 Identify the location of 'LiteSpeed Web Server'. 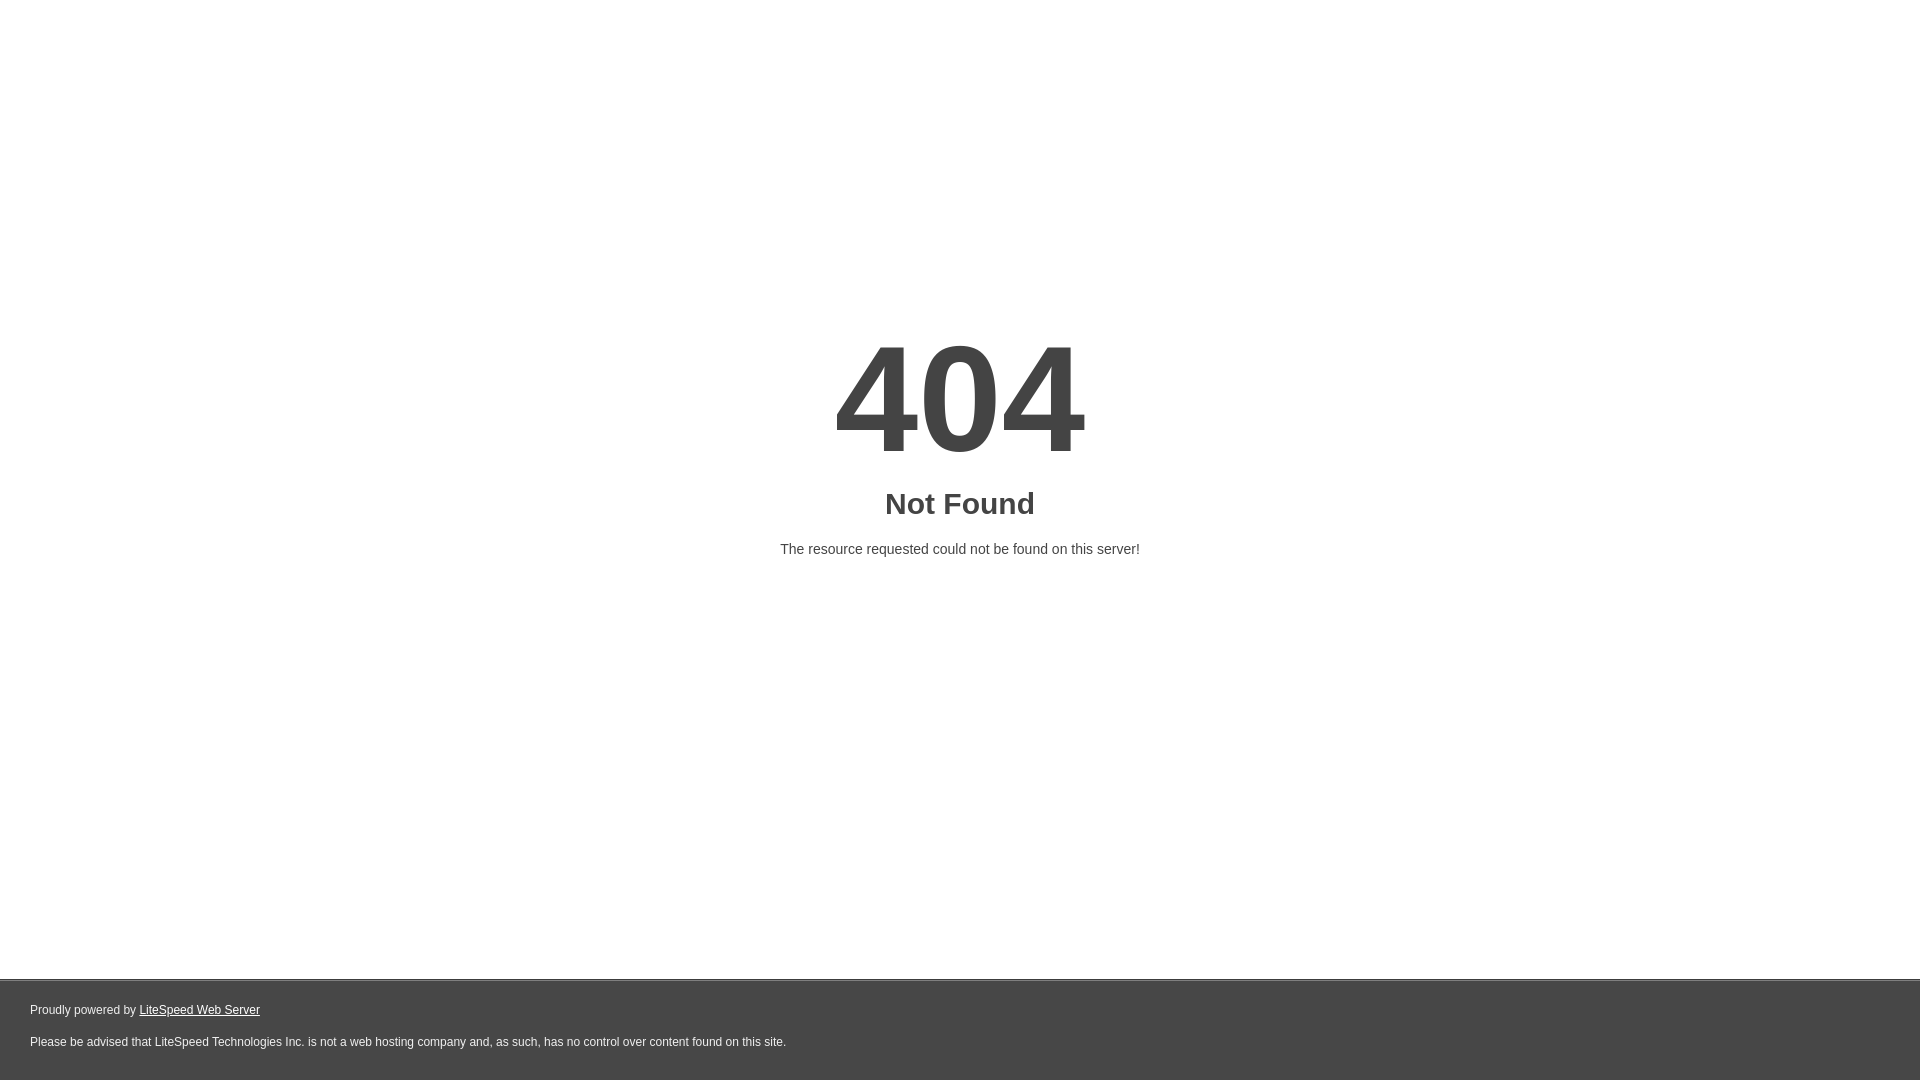
(199, 1010).